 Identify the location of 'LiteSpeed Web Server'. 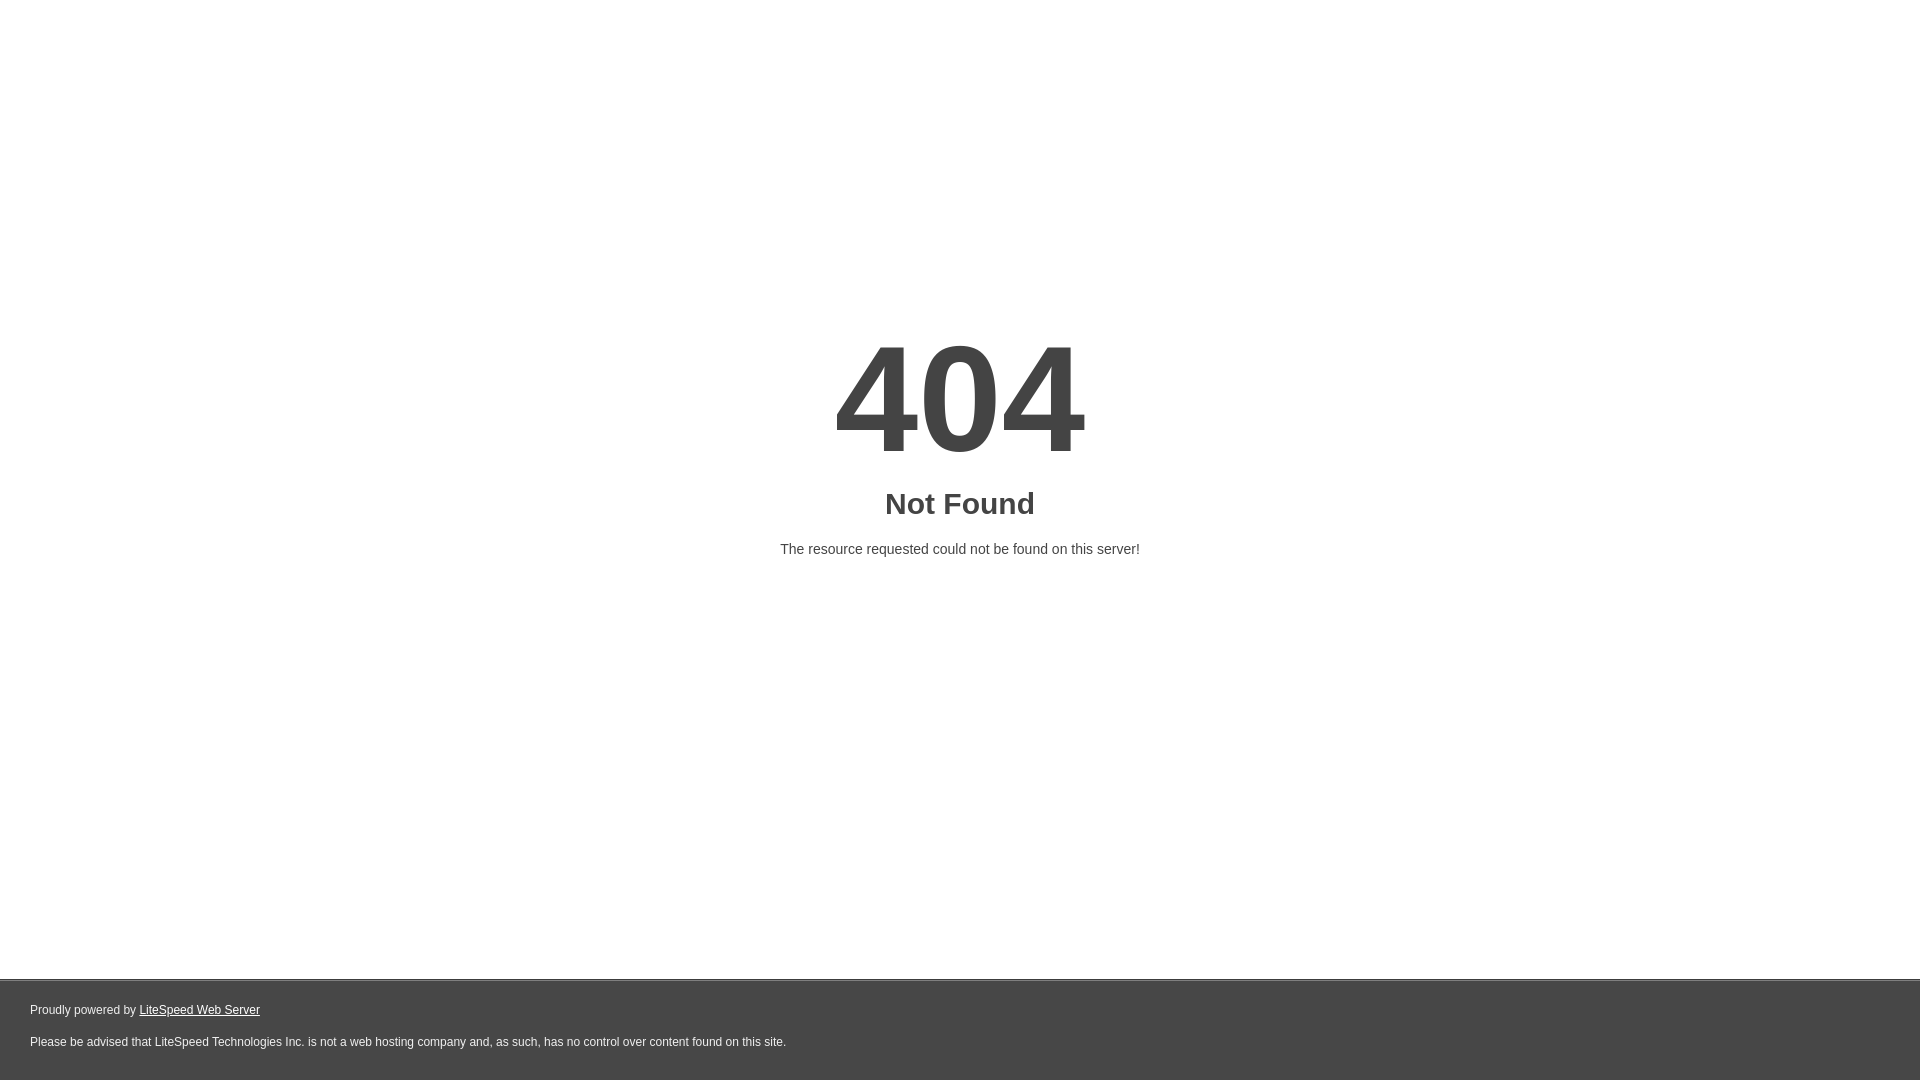
(199, 1010).